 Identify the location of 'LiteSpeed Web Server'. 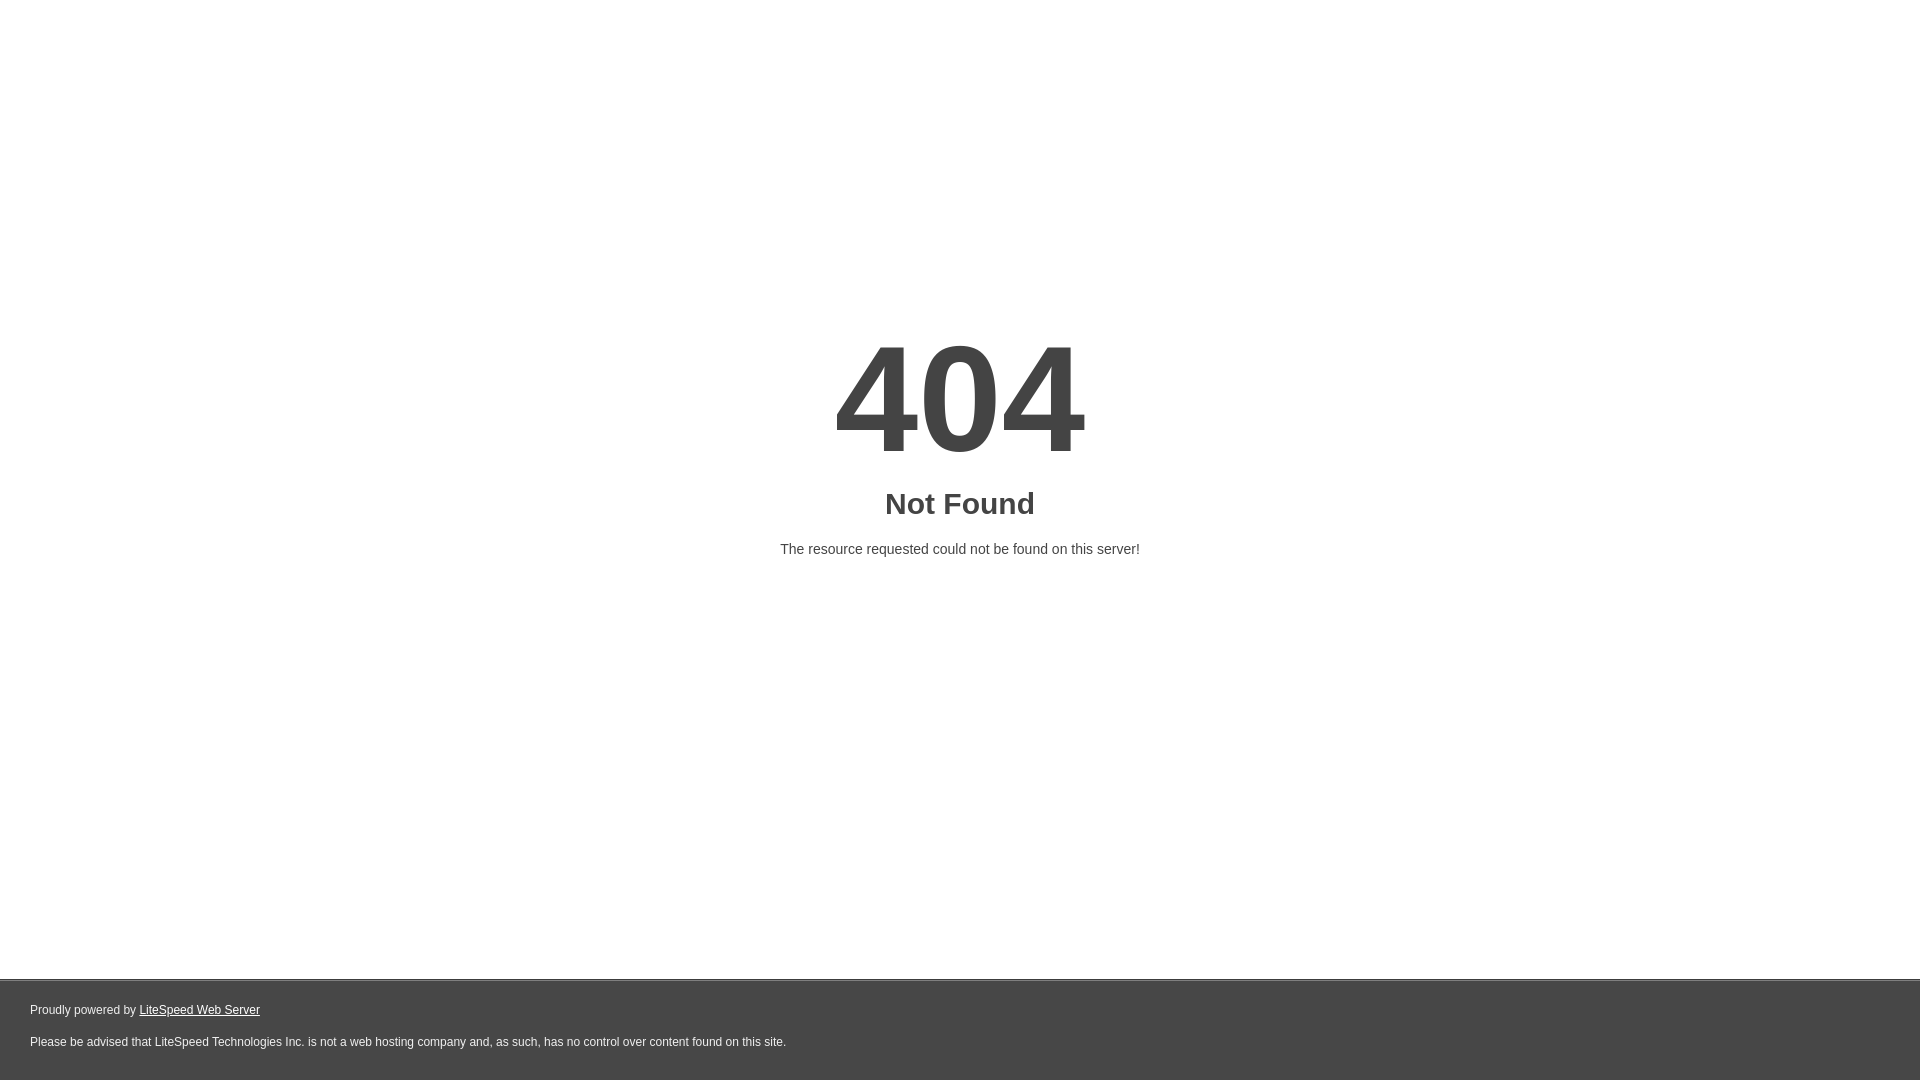
(199, 1010).